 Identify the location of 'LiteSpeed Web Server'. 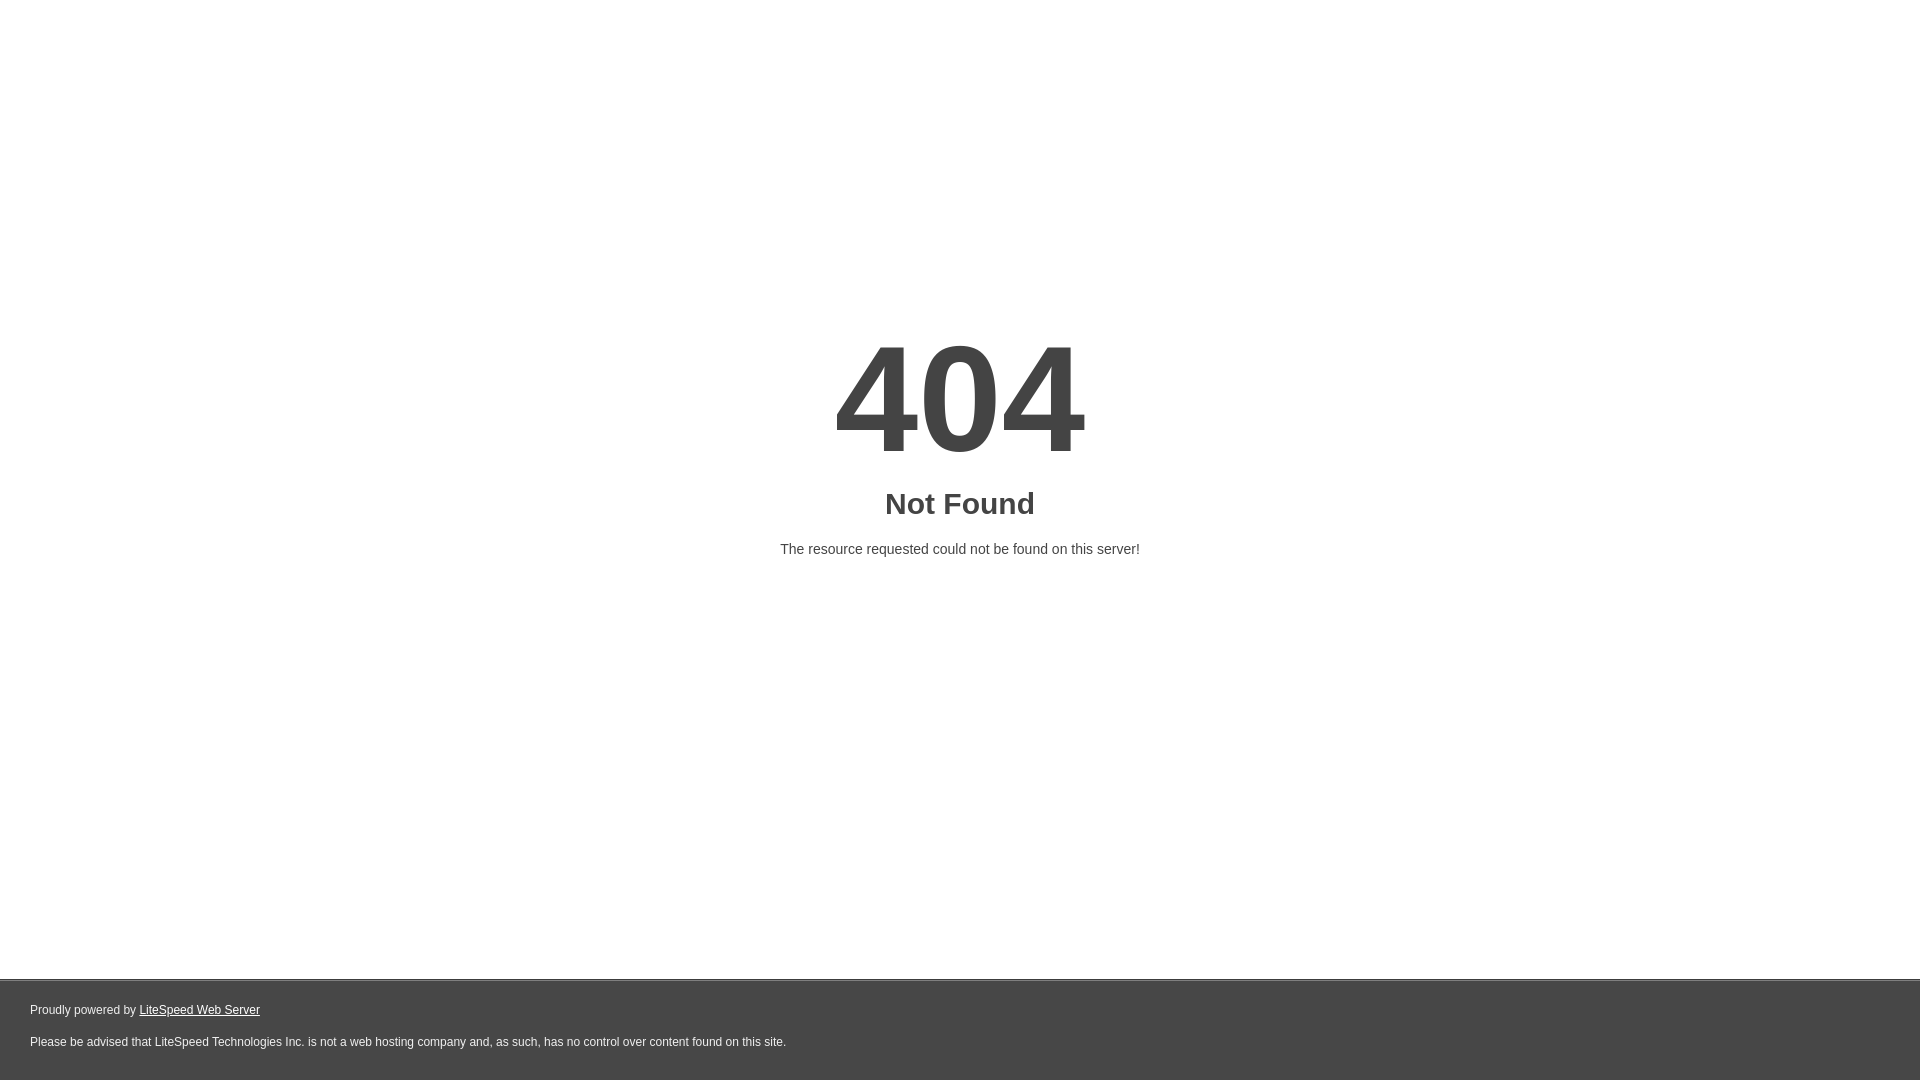
(199, 1010).